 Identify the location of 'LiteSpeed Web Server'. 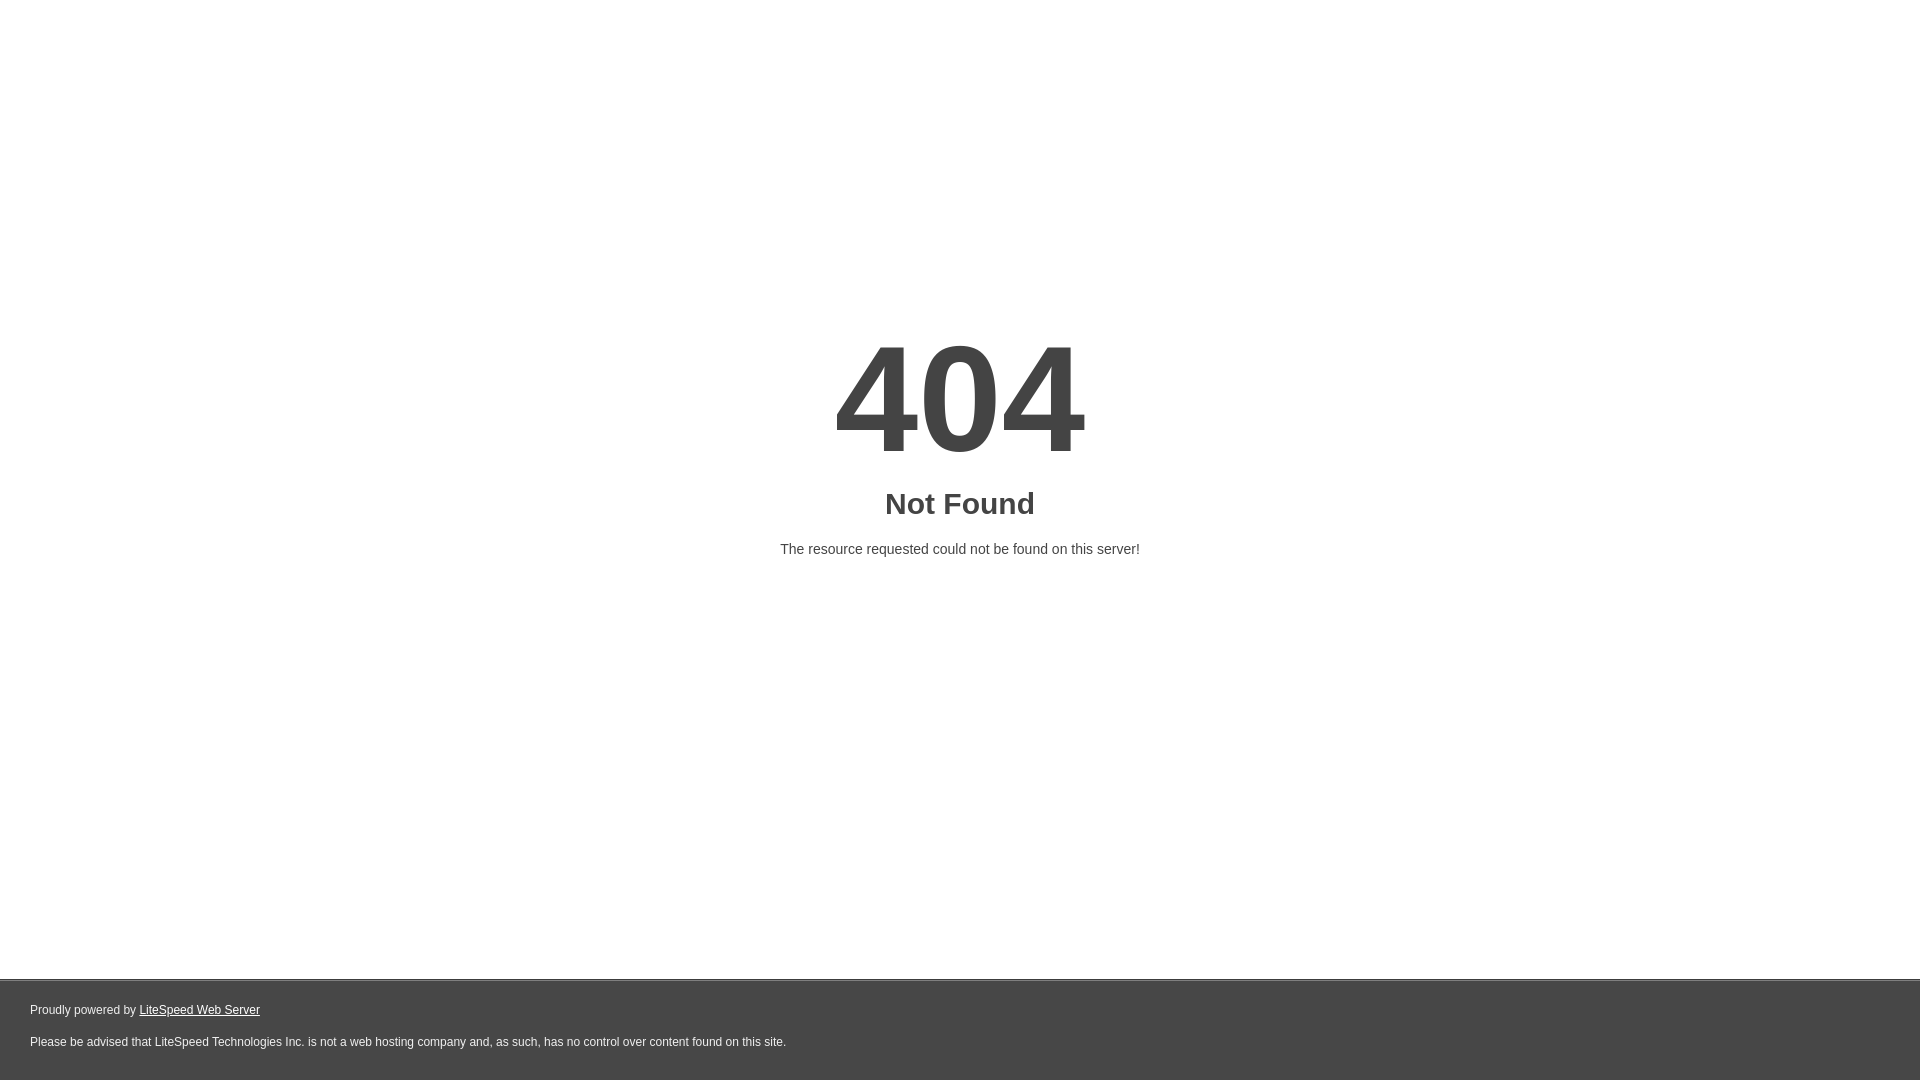
(199, 1010).